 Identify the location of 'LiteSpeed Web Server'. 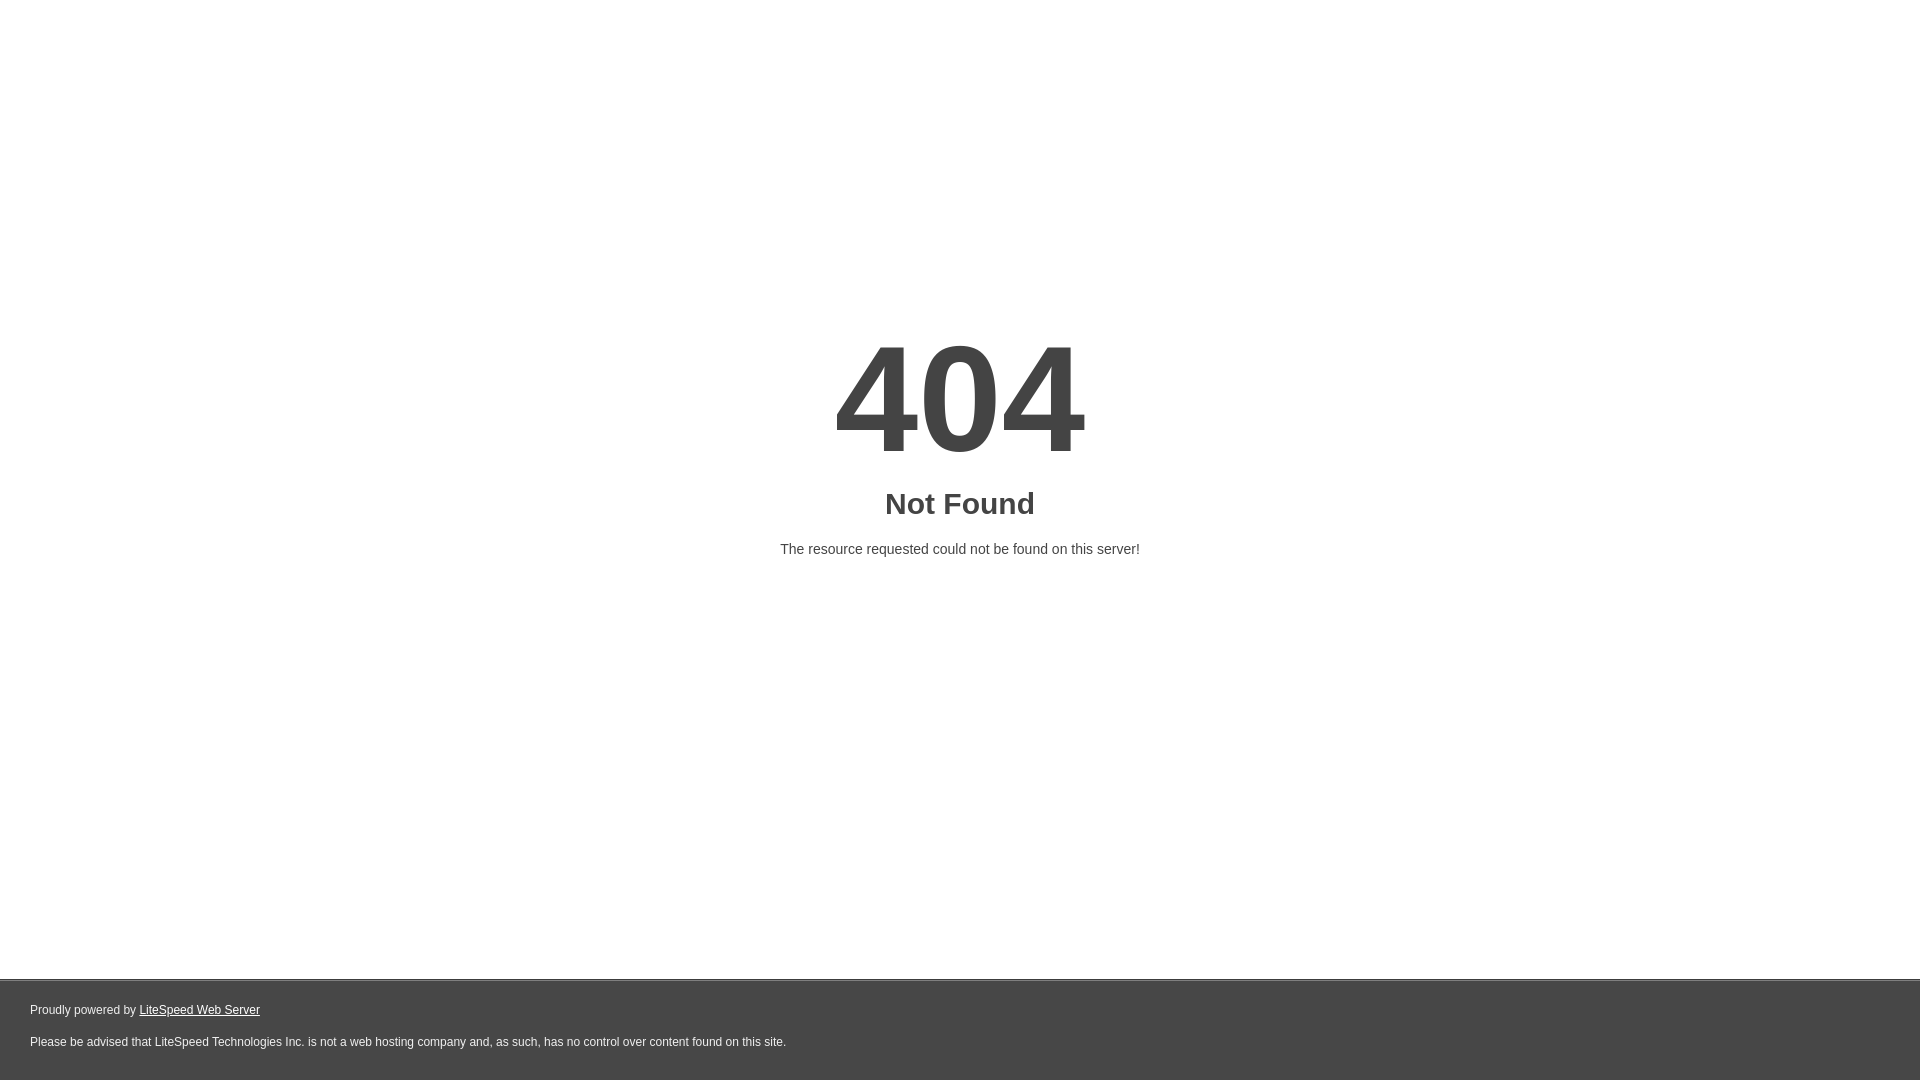
(199, 1010).